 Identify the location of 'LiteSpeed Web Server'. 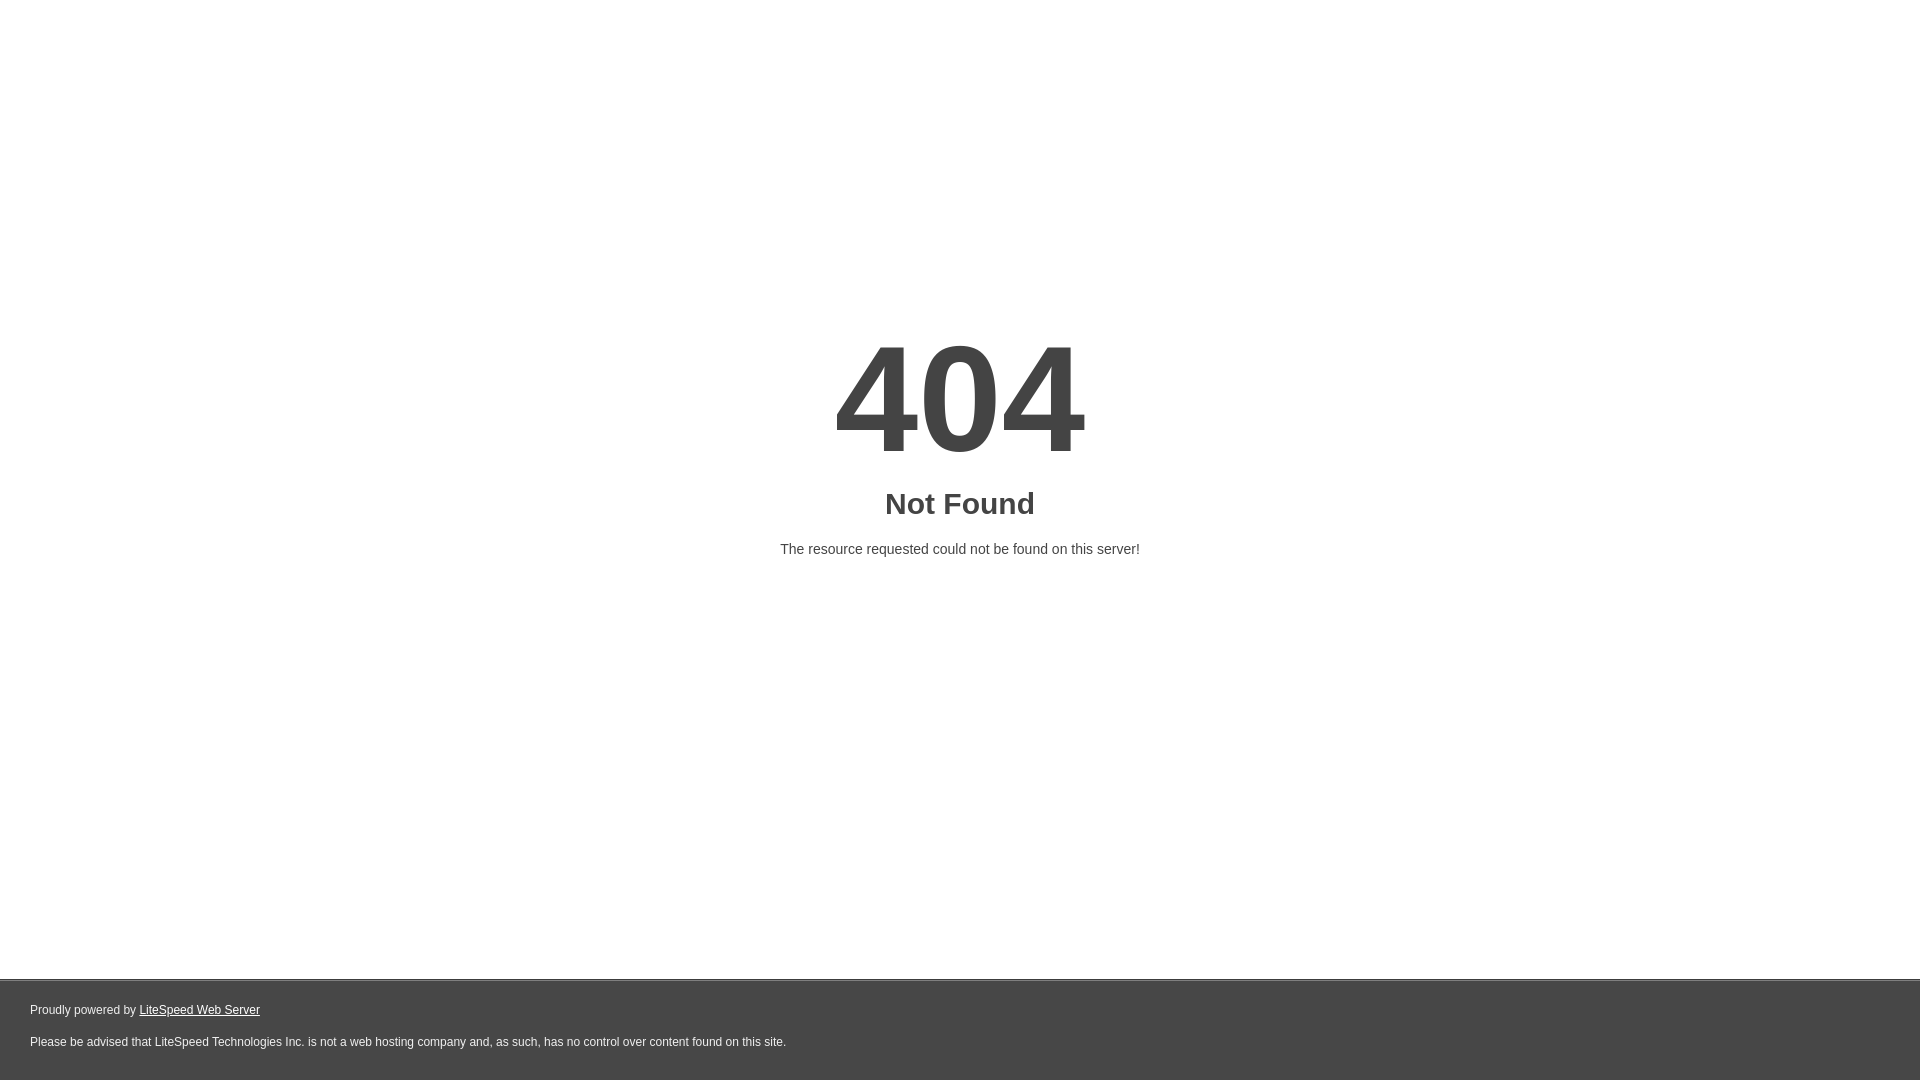
(199, 1010).